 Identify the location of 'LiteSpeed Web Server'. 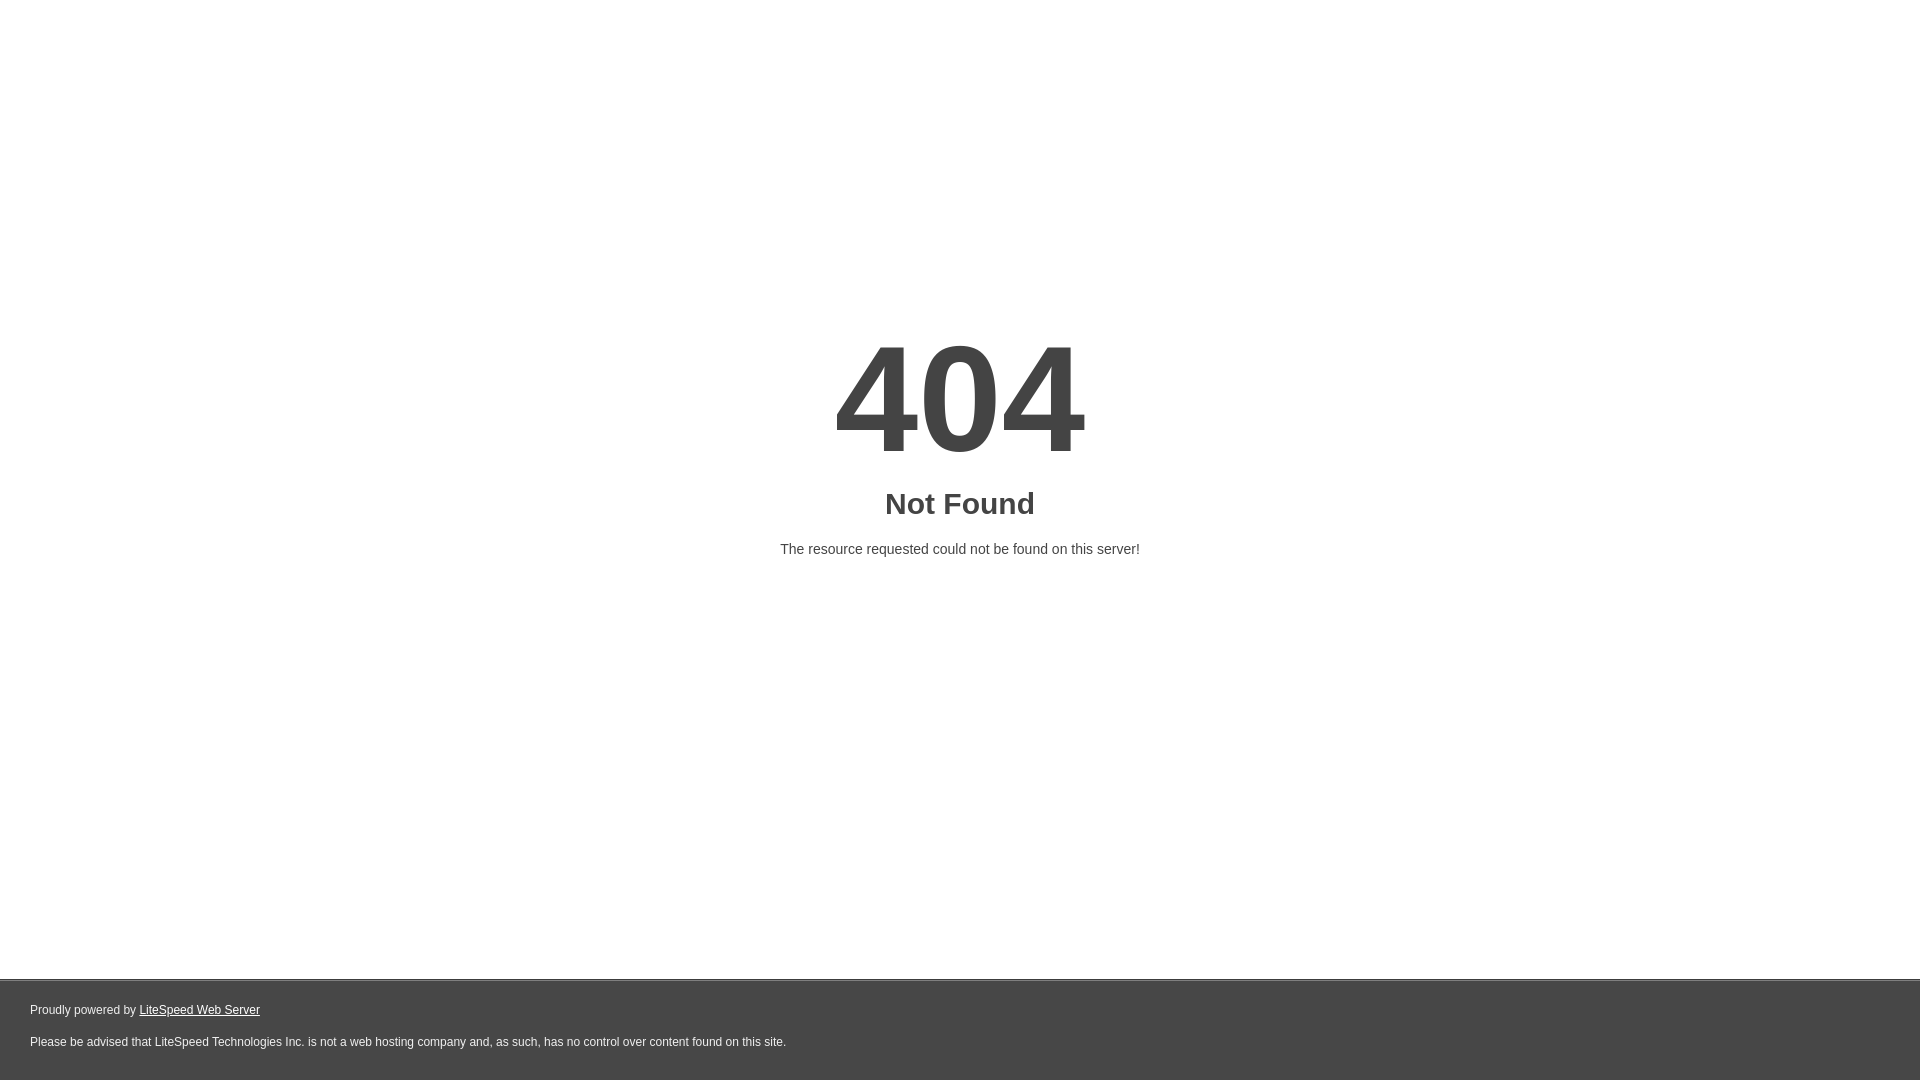
(199, 1010).